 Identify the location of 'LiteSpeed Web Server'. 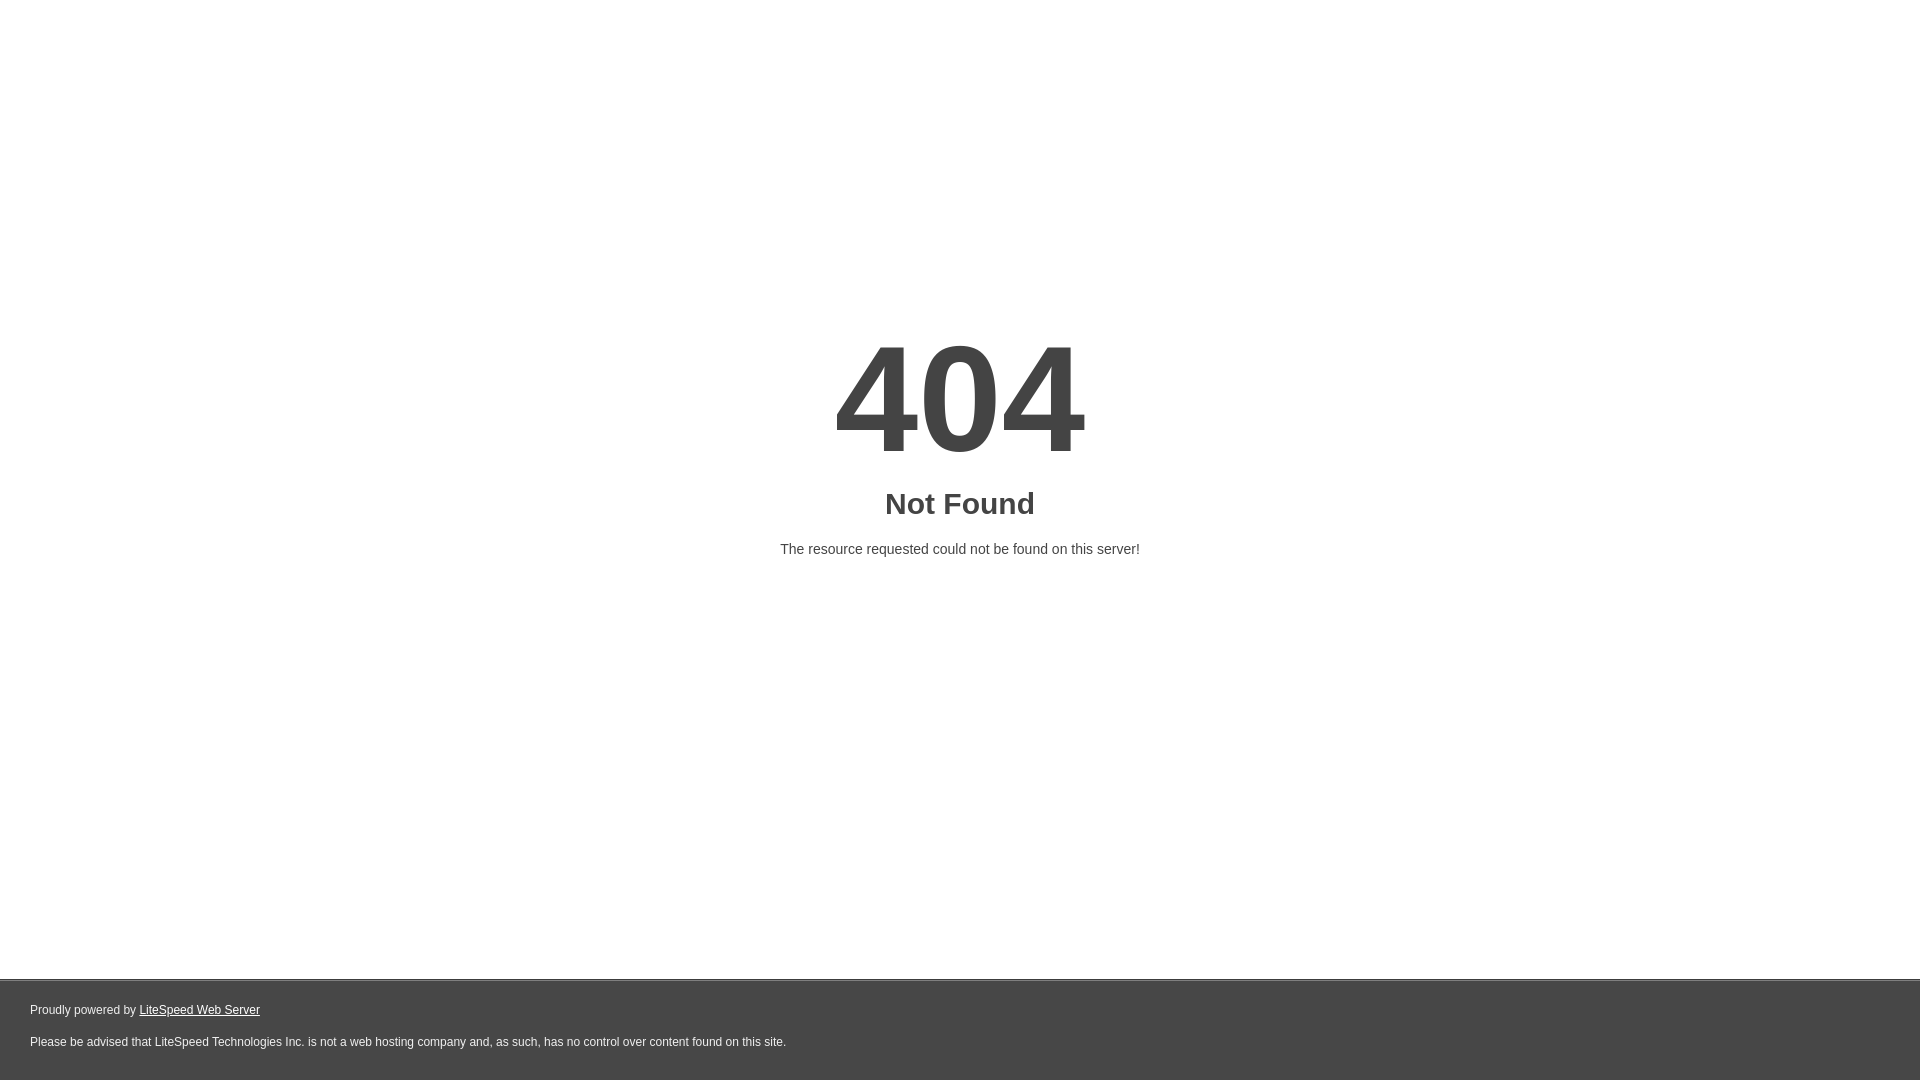
(199, 1010).